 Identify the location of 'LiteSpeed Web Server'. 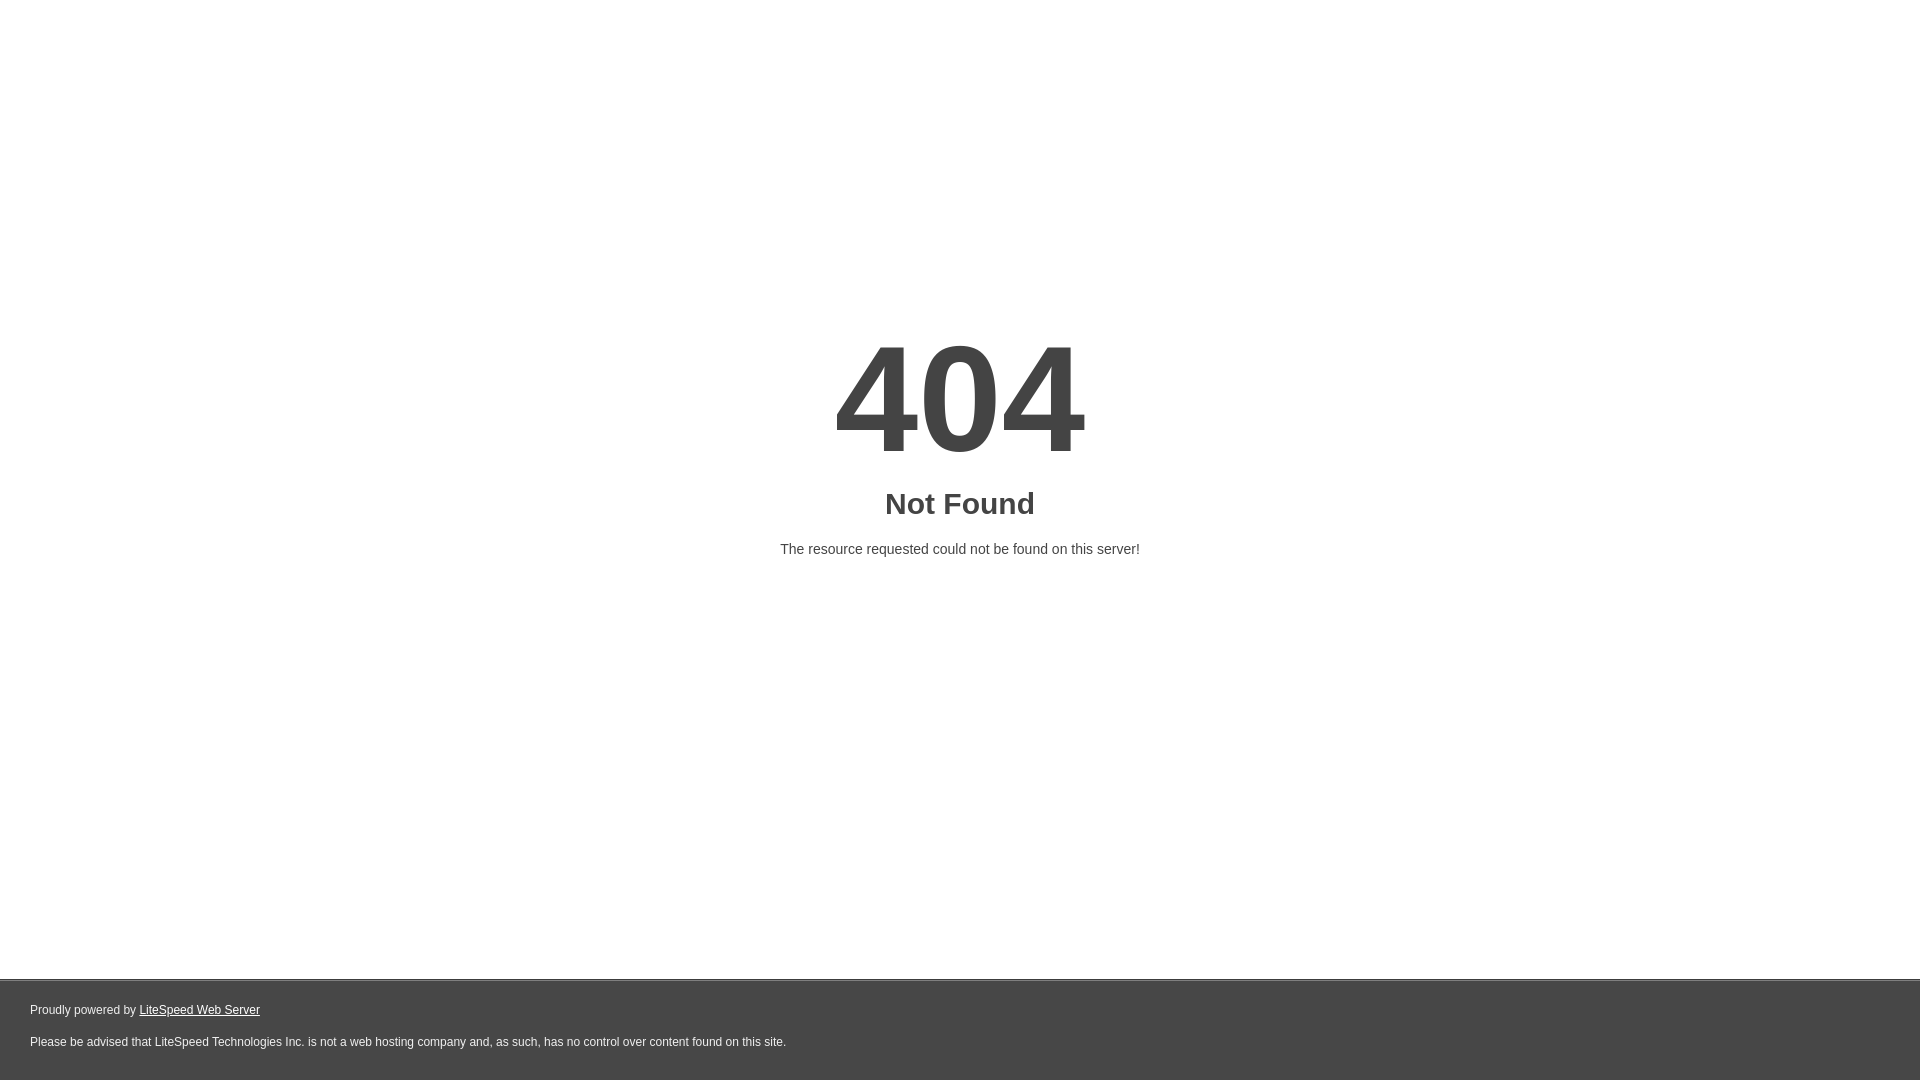
(199, 1010).